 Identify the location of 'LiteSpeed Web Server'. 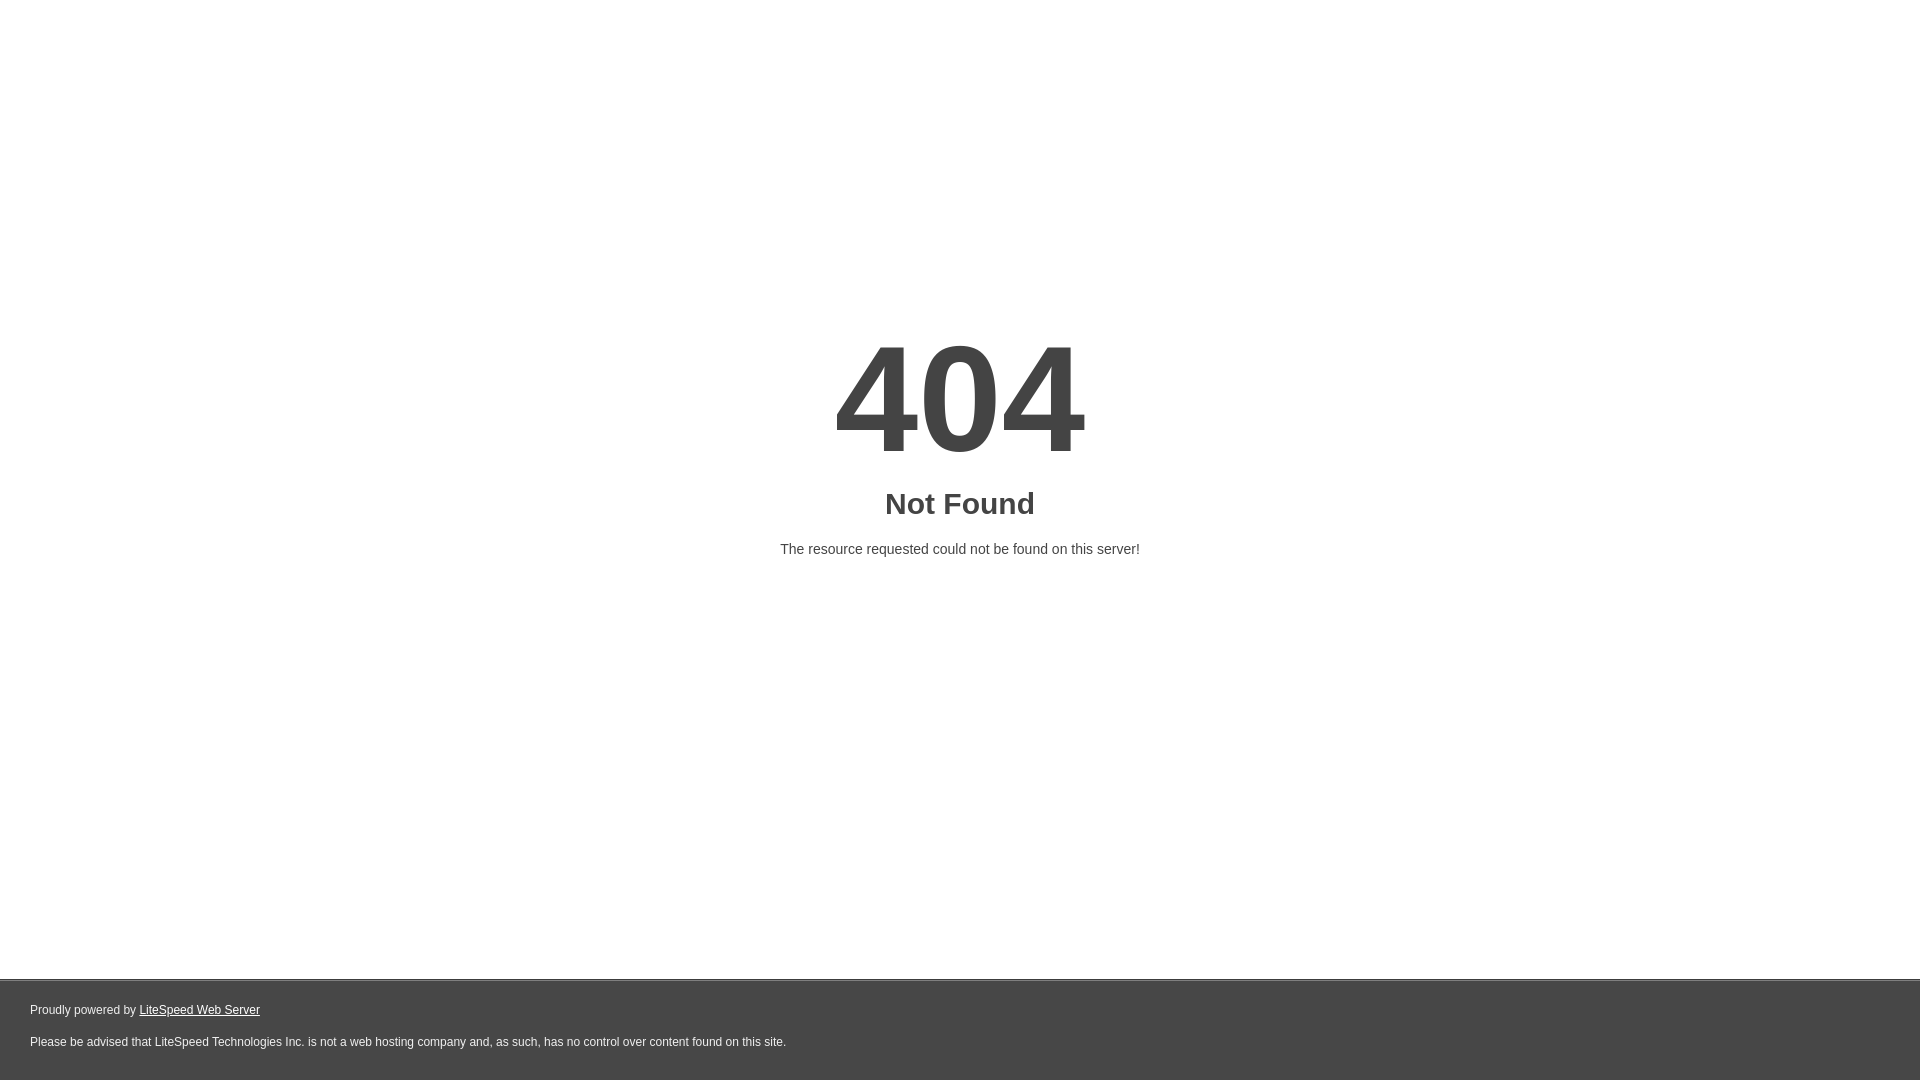
(199, 1010).